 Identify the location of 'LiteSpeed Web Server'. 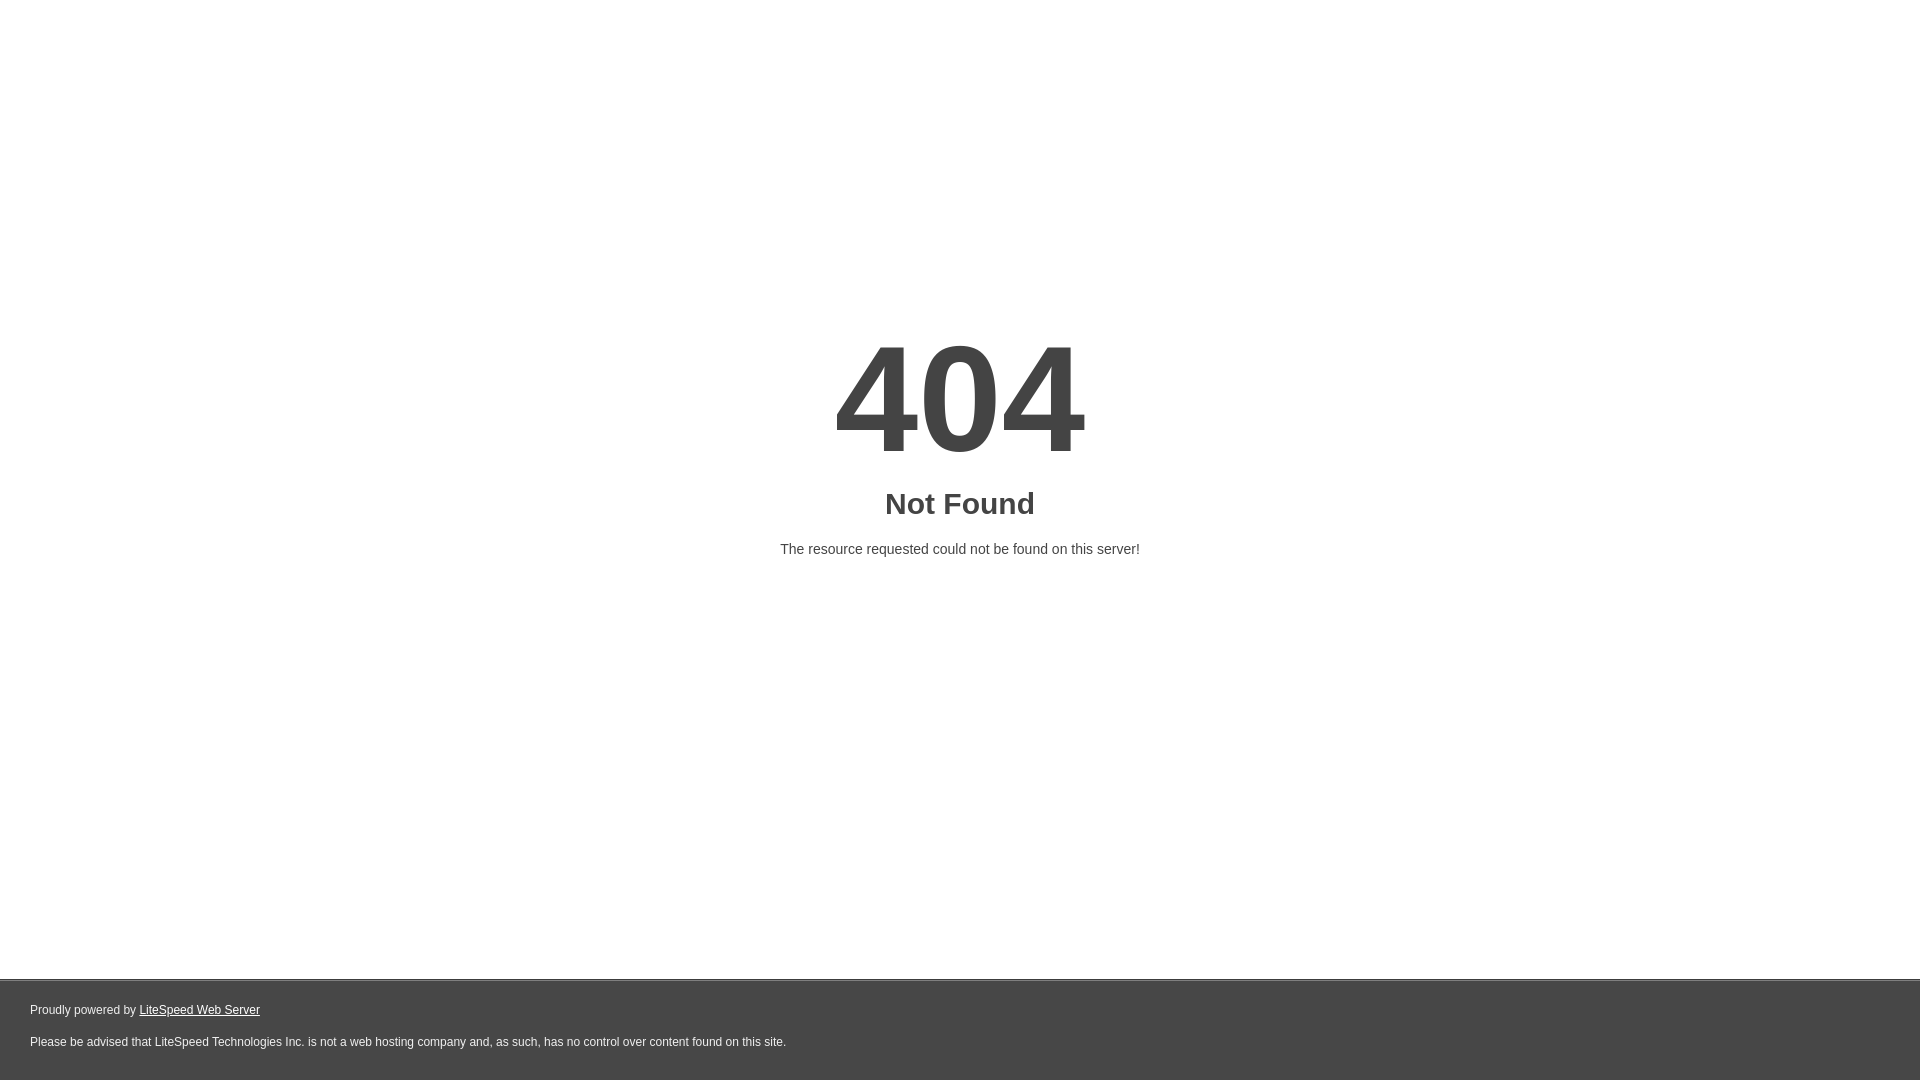
(199, 1010).